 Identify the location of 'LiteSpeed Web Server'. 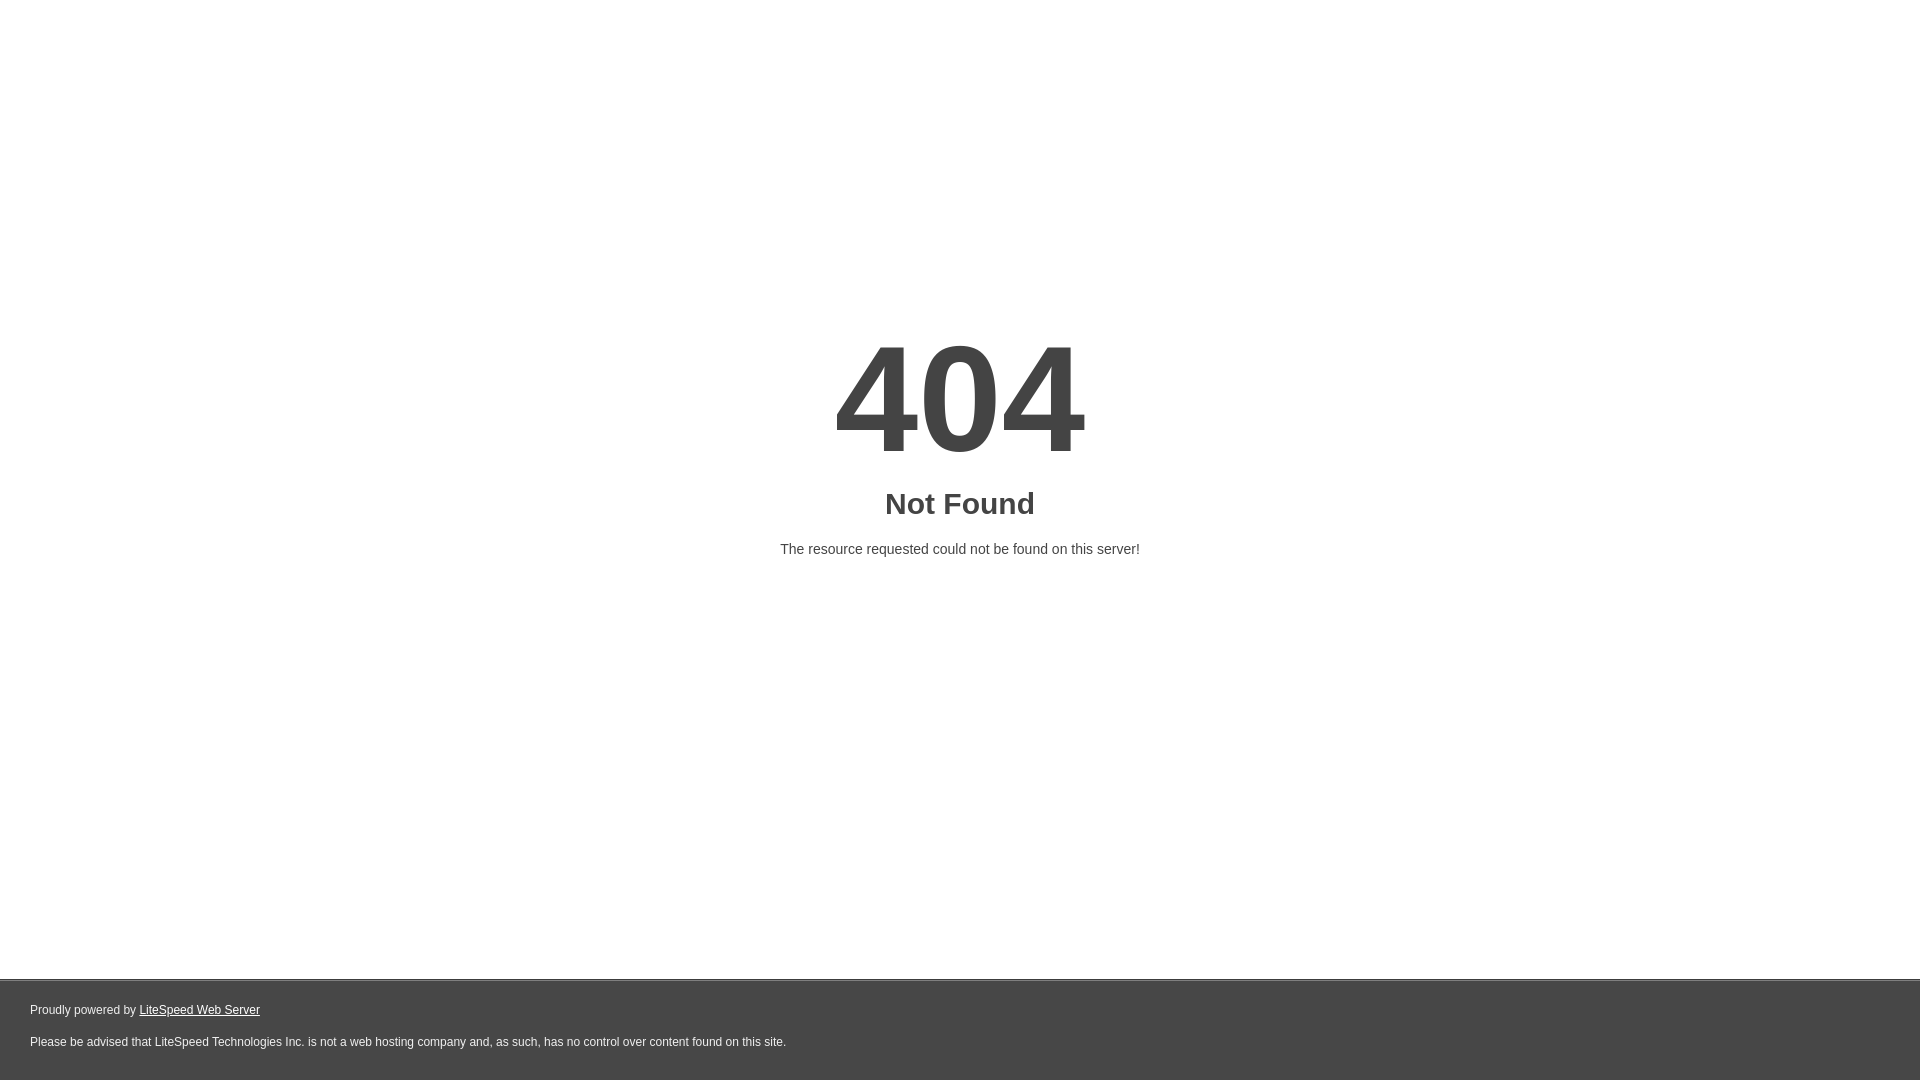
(199, 1010).